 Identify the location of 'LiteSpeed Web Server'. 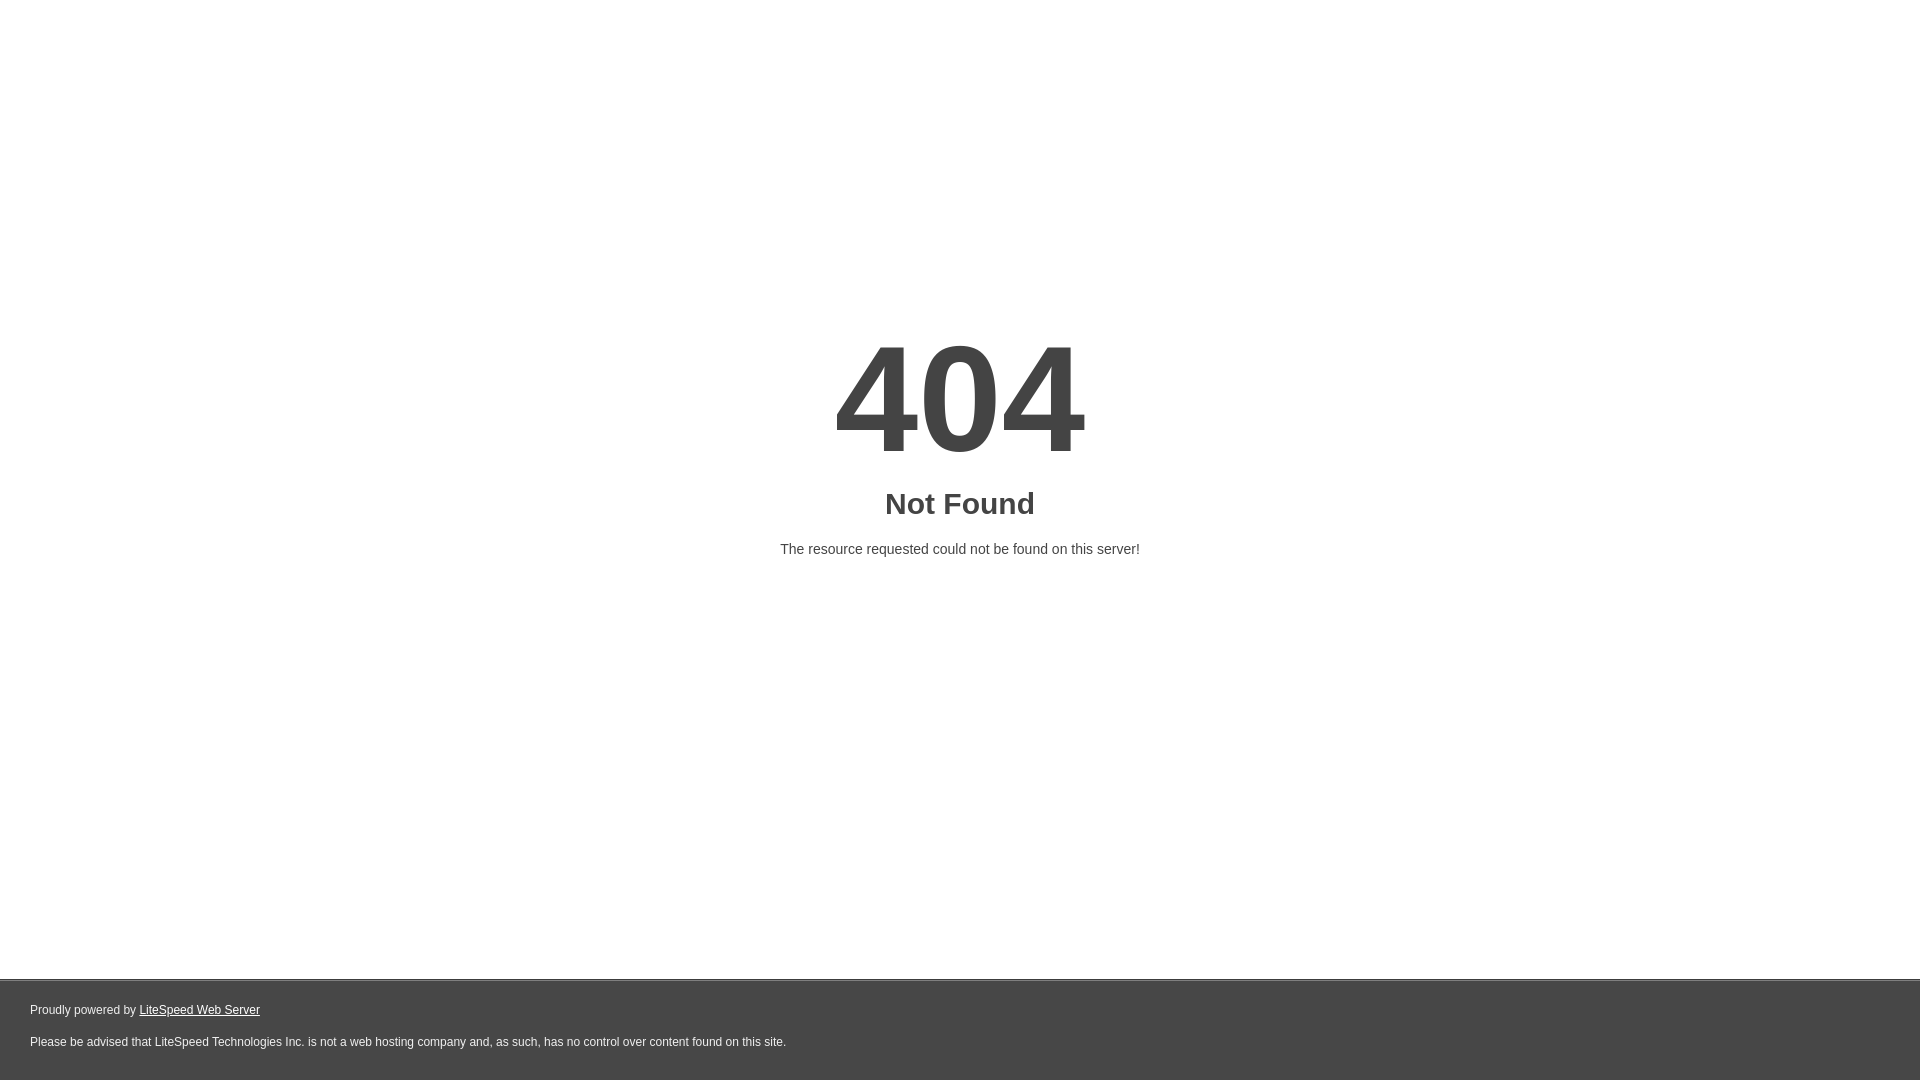
(199, 1010).